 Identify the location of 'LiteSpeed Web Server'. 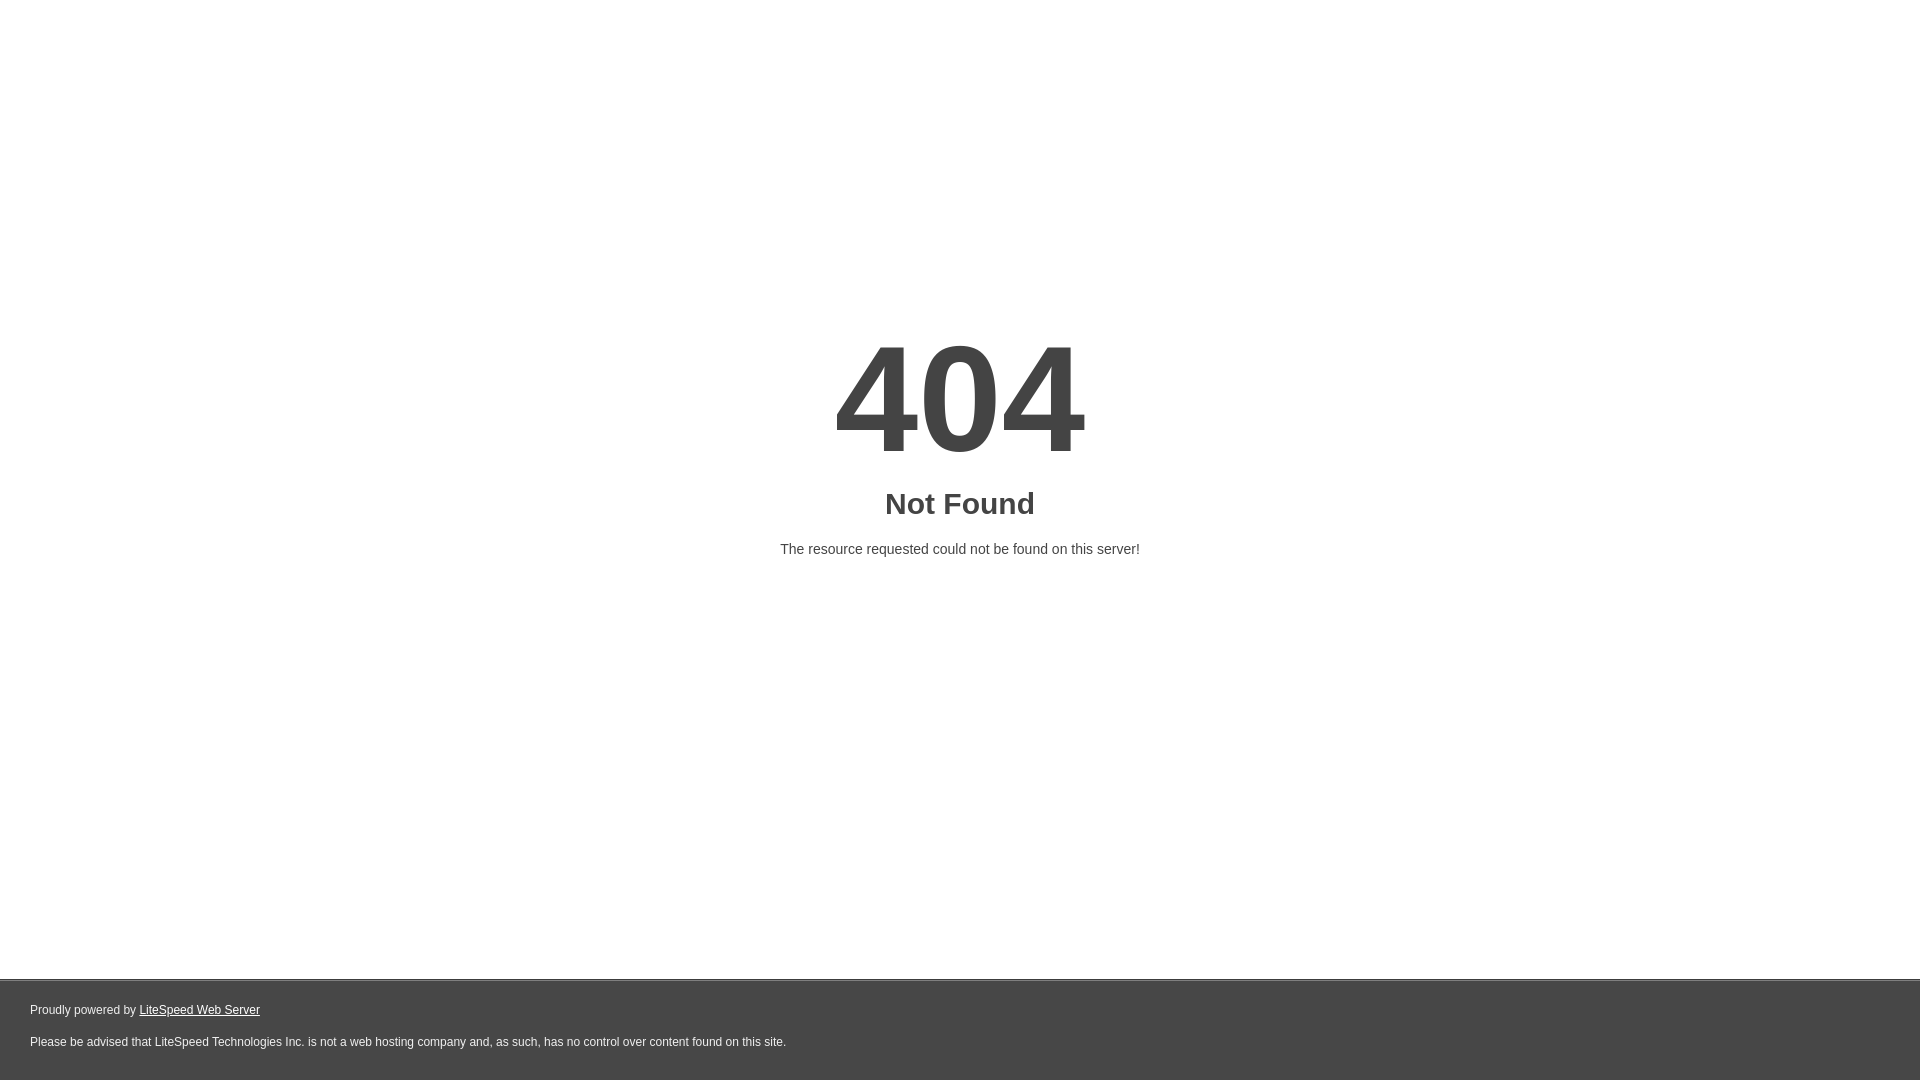
(199, 1010).